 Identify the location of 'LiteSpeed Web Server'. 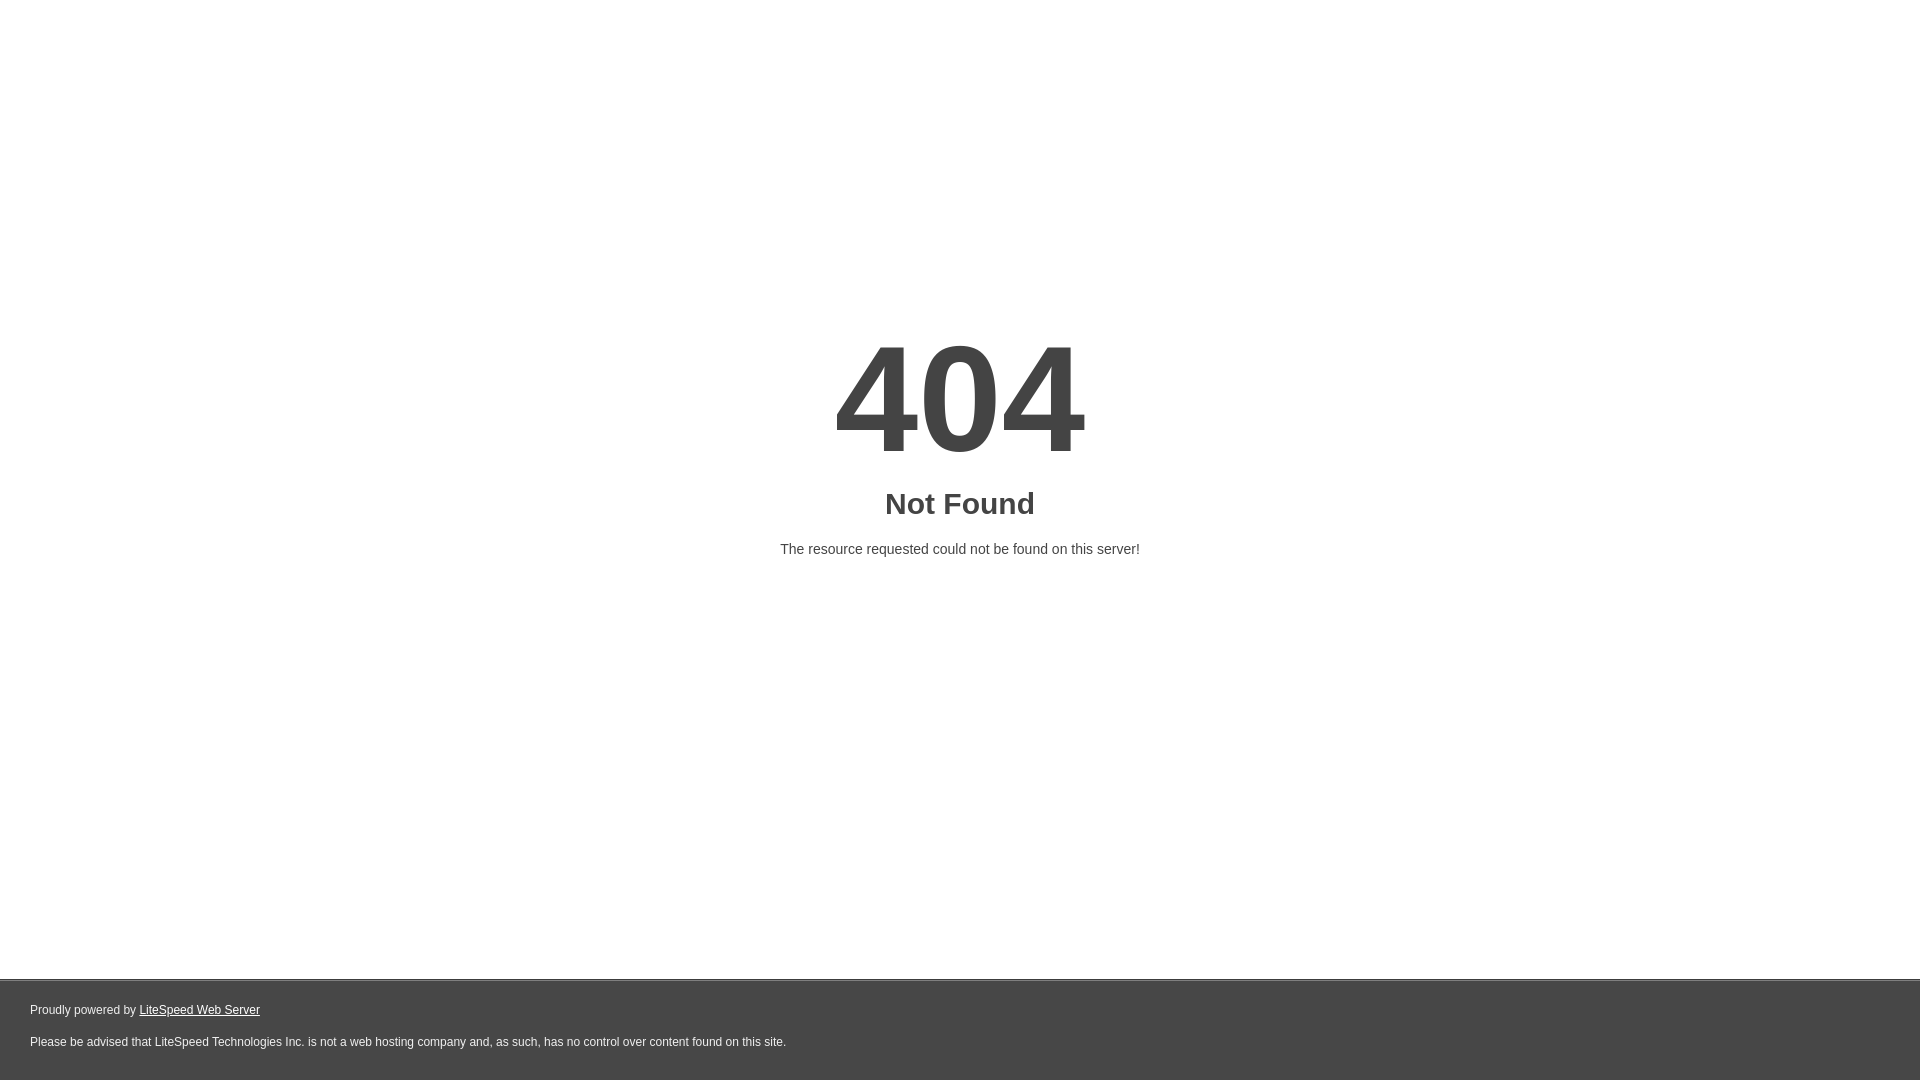
(199, 1010).